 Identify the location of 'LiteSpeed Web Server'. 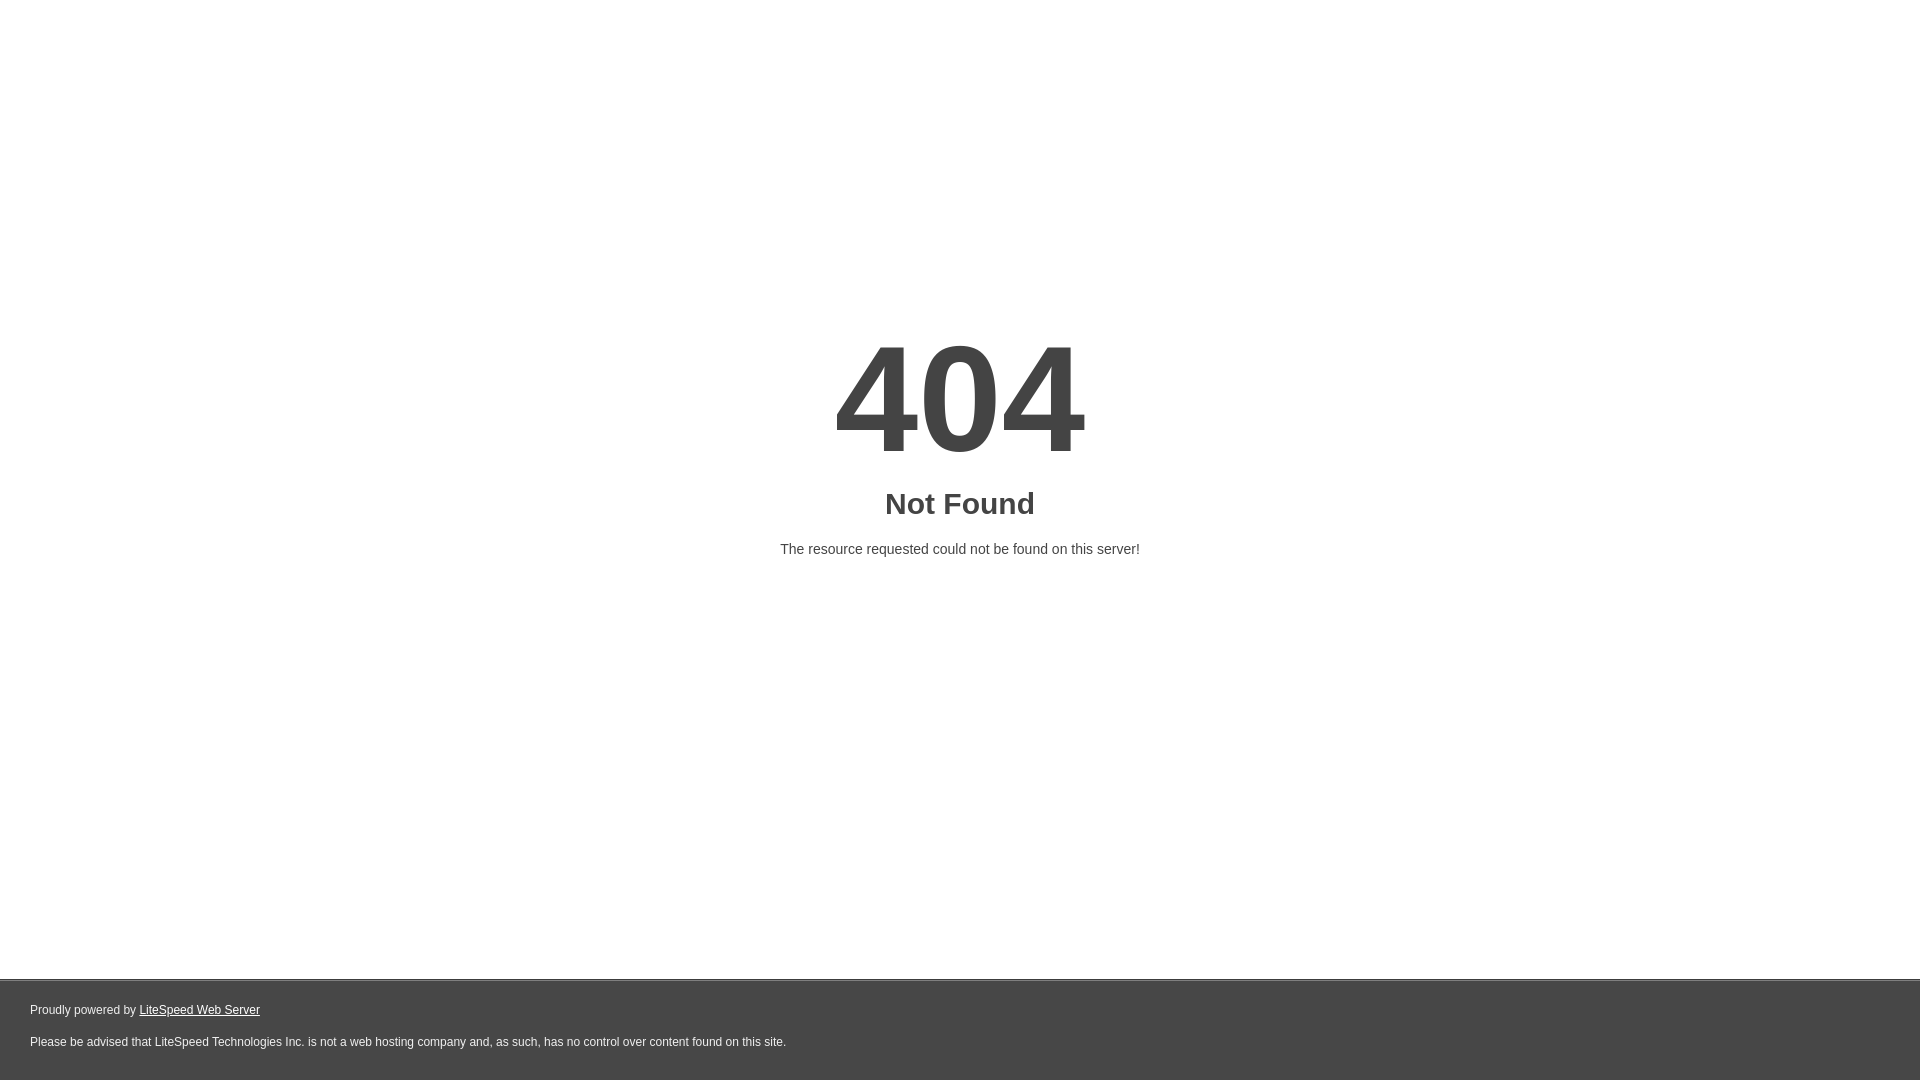
(199, 1010).